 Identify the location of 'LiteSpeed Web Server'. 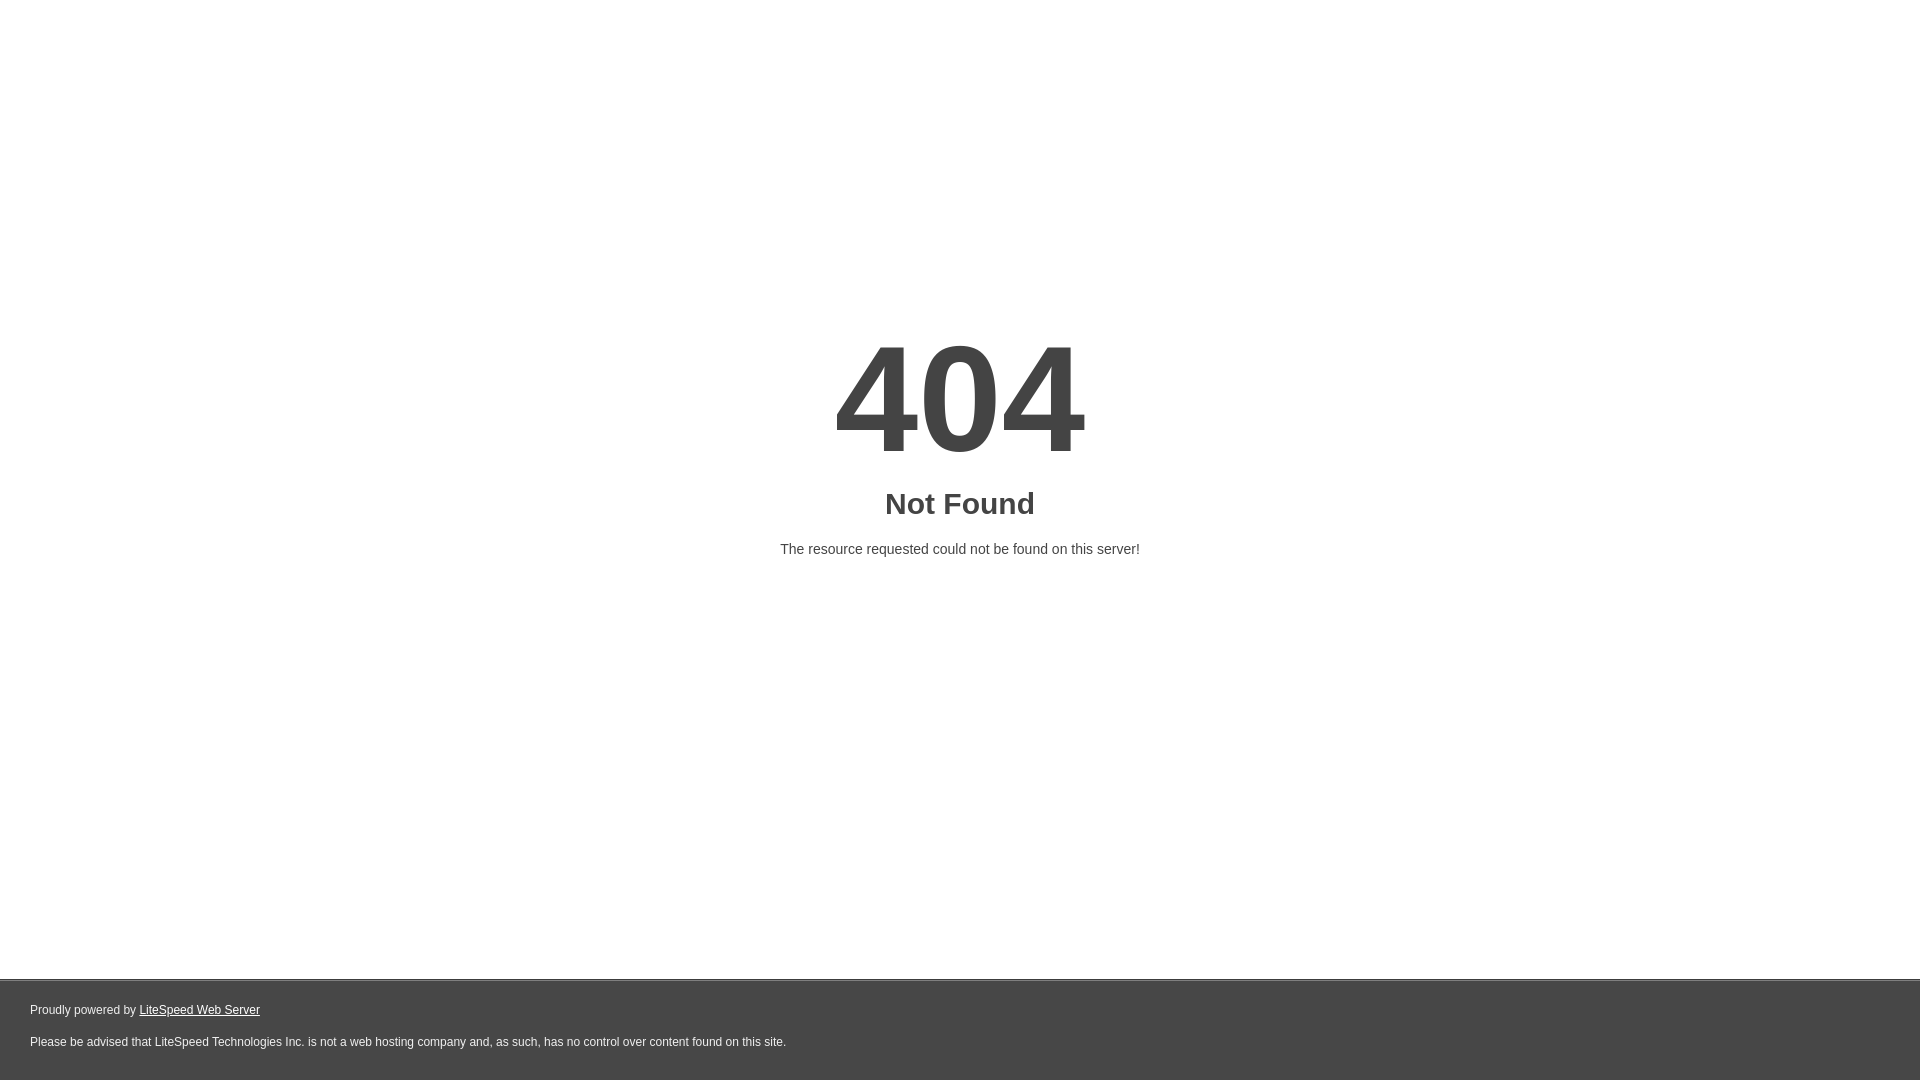
(199, 1010).